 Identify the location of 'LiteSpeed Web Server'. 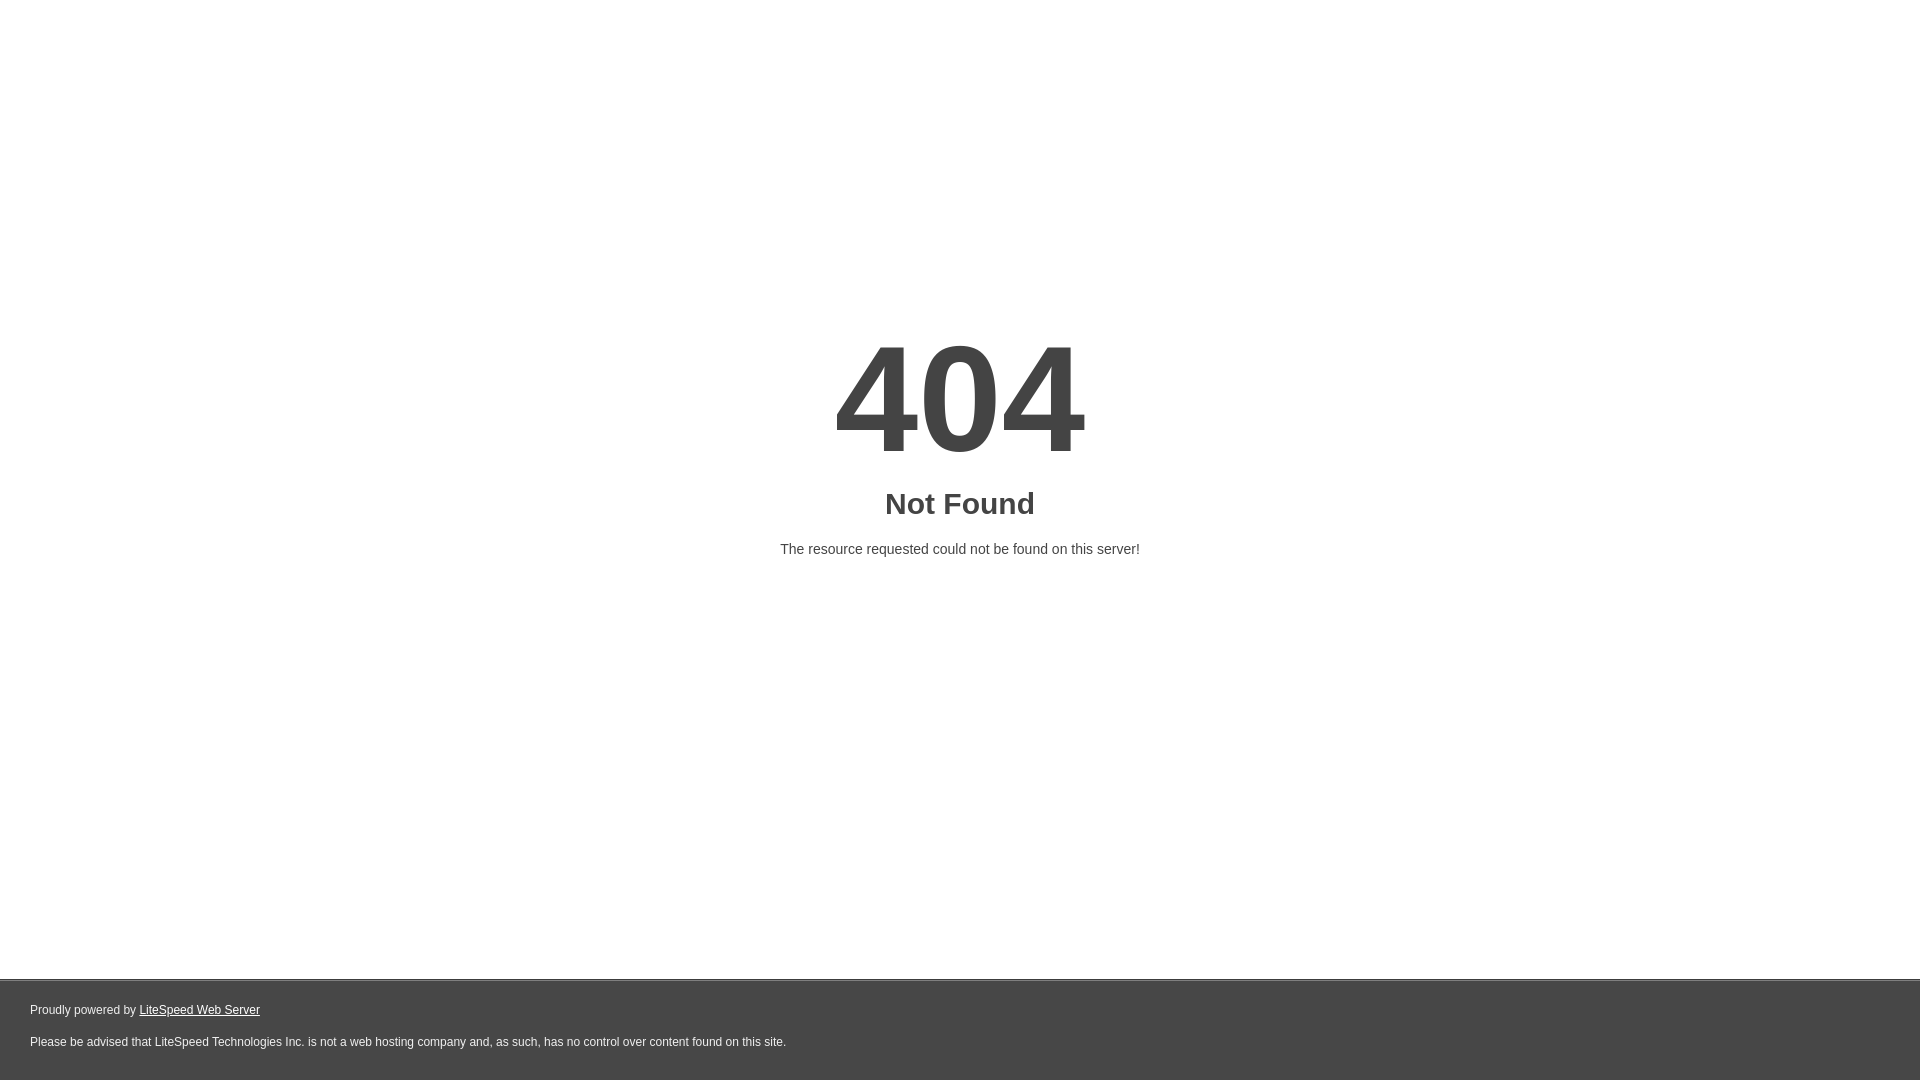
(199, 1010).